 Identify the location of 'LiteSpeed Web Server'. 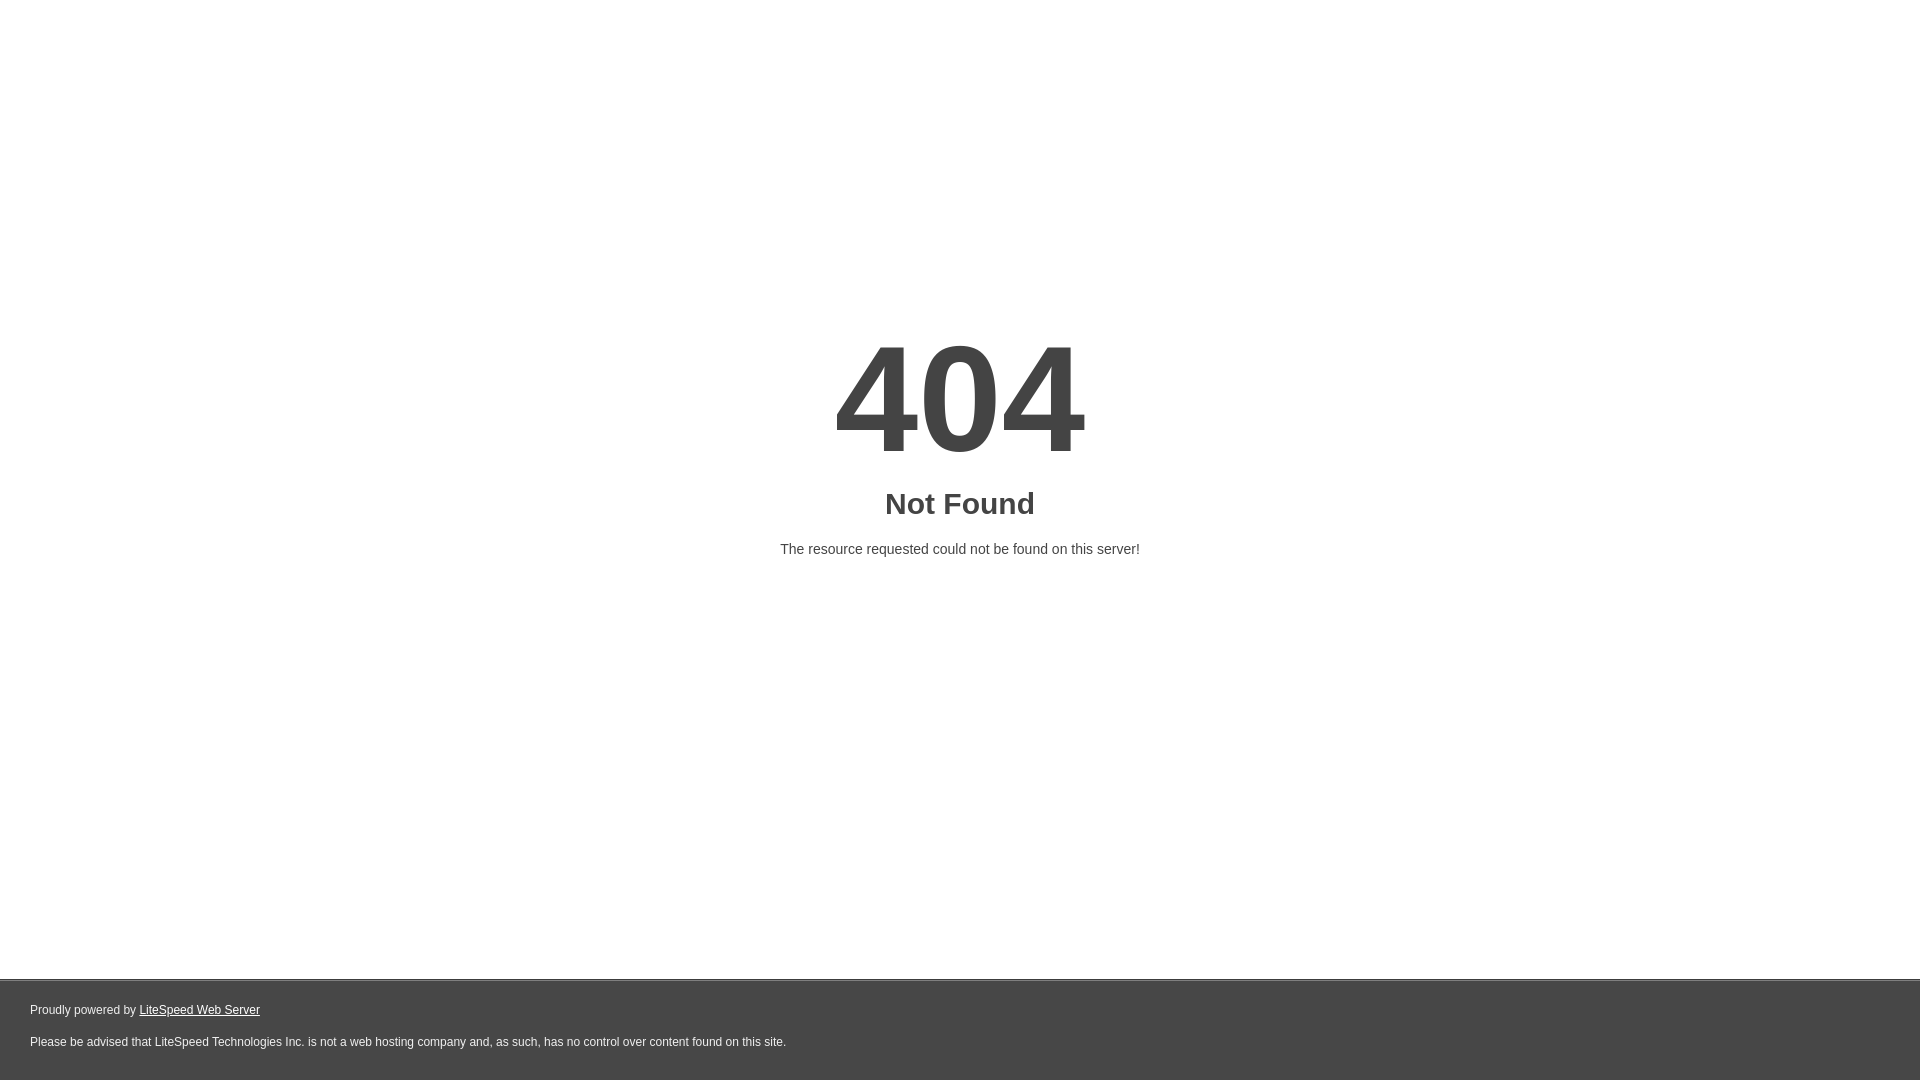
(199, 1010).